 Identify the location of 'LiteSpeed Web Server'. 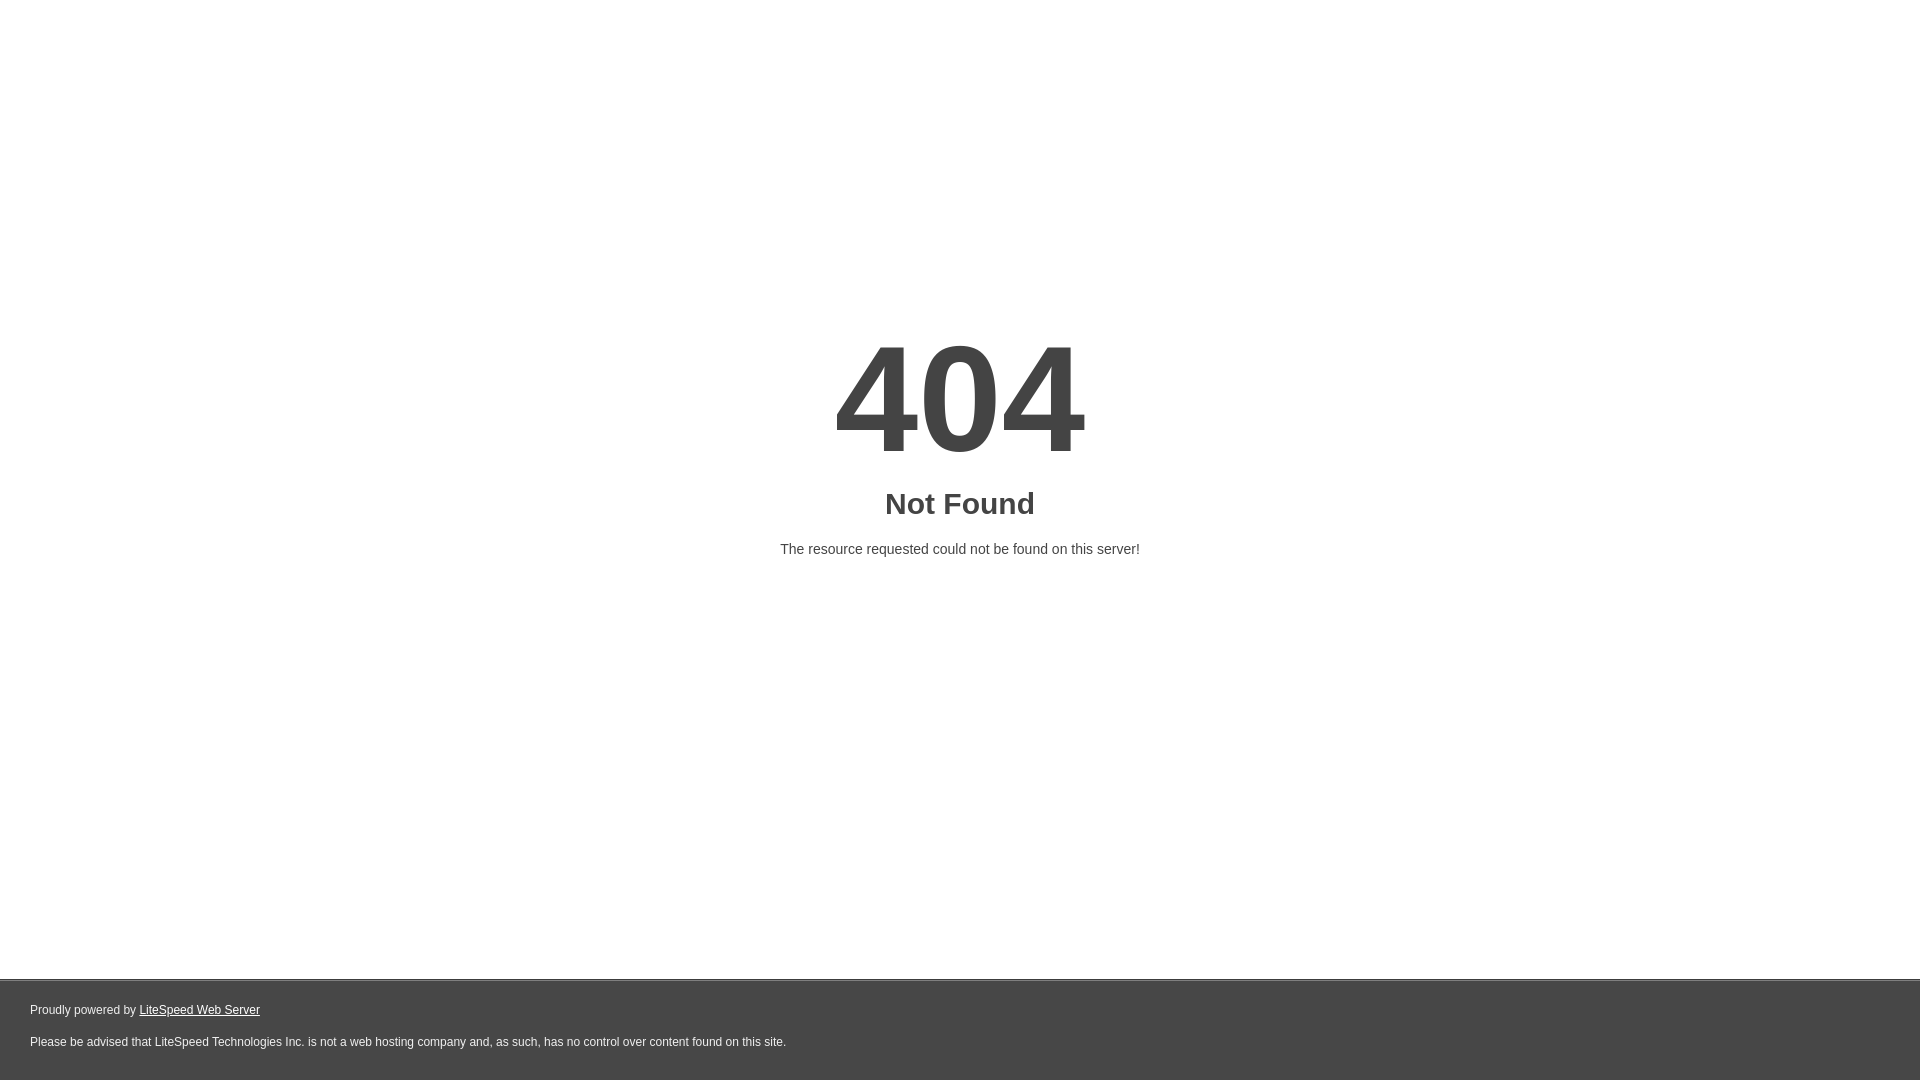
(199, 1010).